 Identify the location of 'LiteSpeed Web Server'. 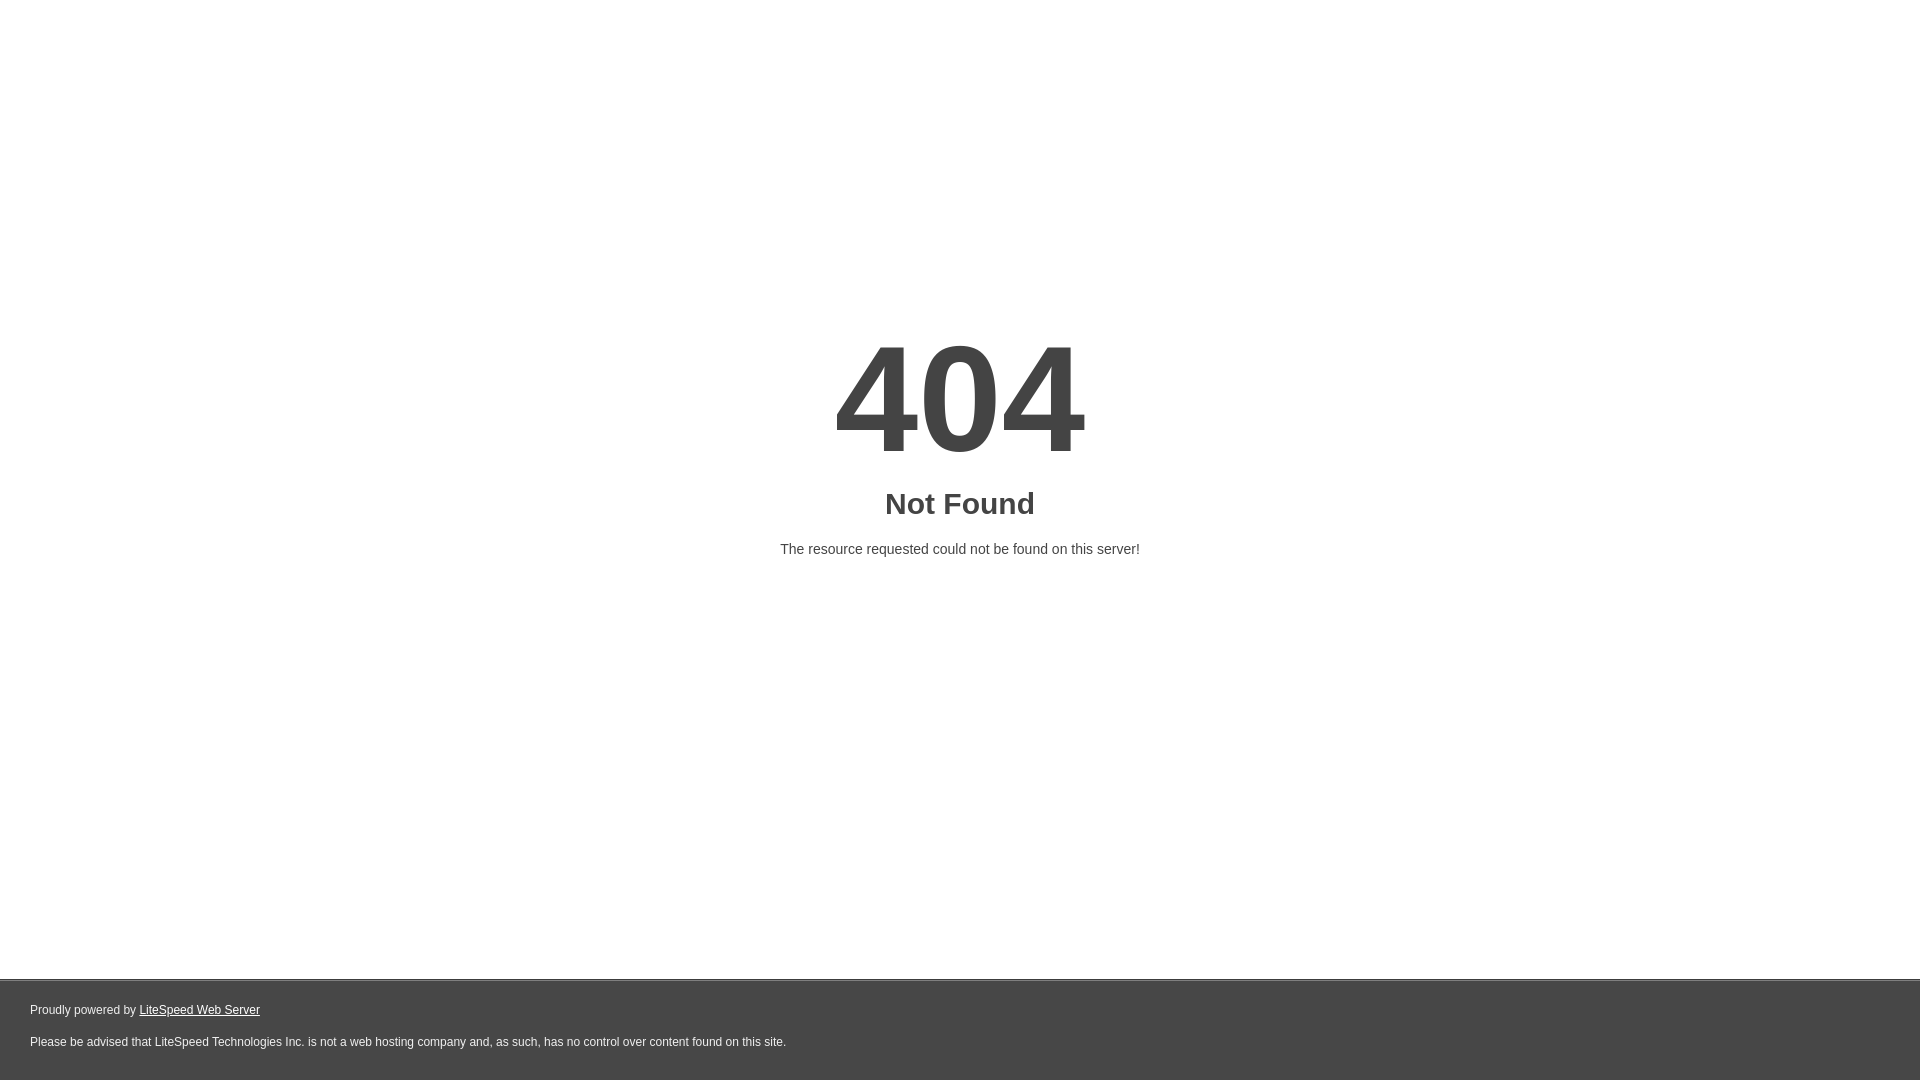
(199, 1010).